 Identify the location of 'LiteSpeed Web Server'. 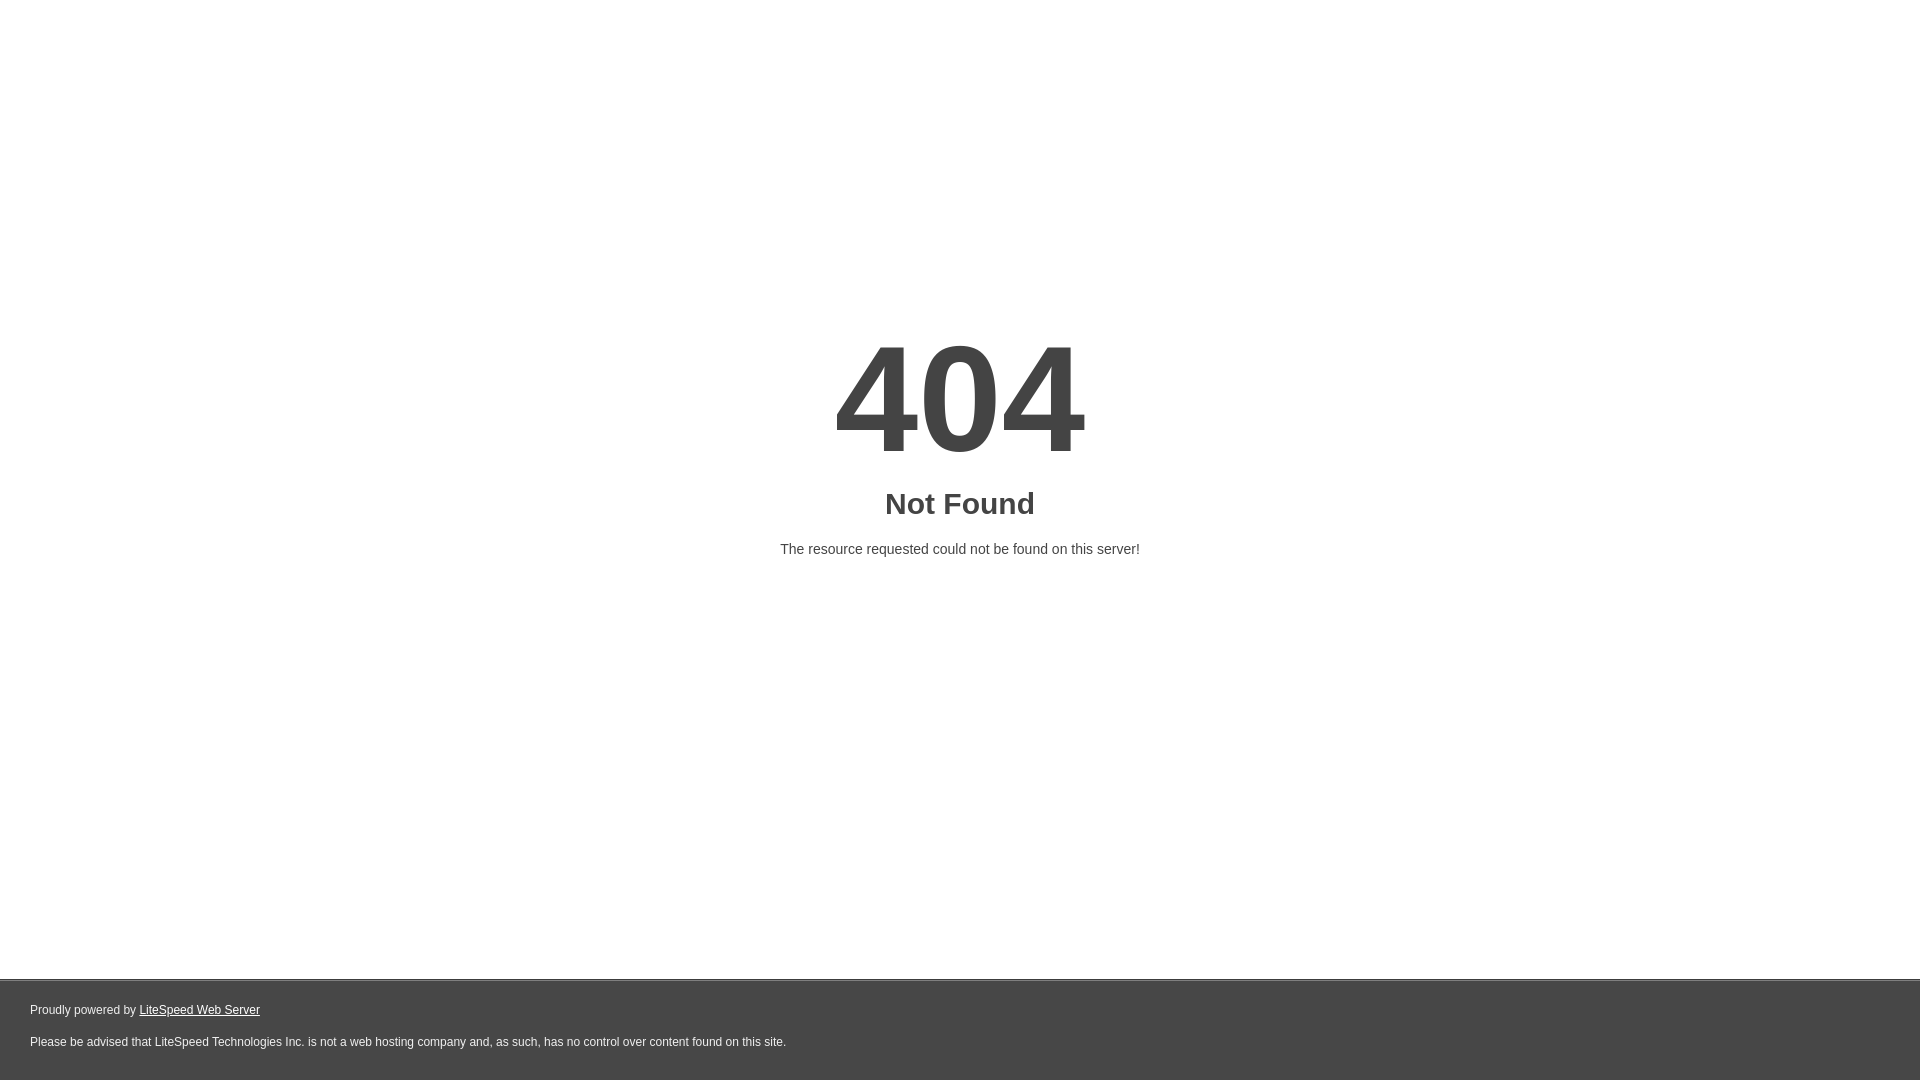
(199, 1010).